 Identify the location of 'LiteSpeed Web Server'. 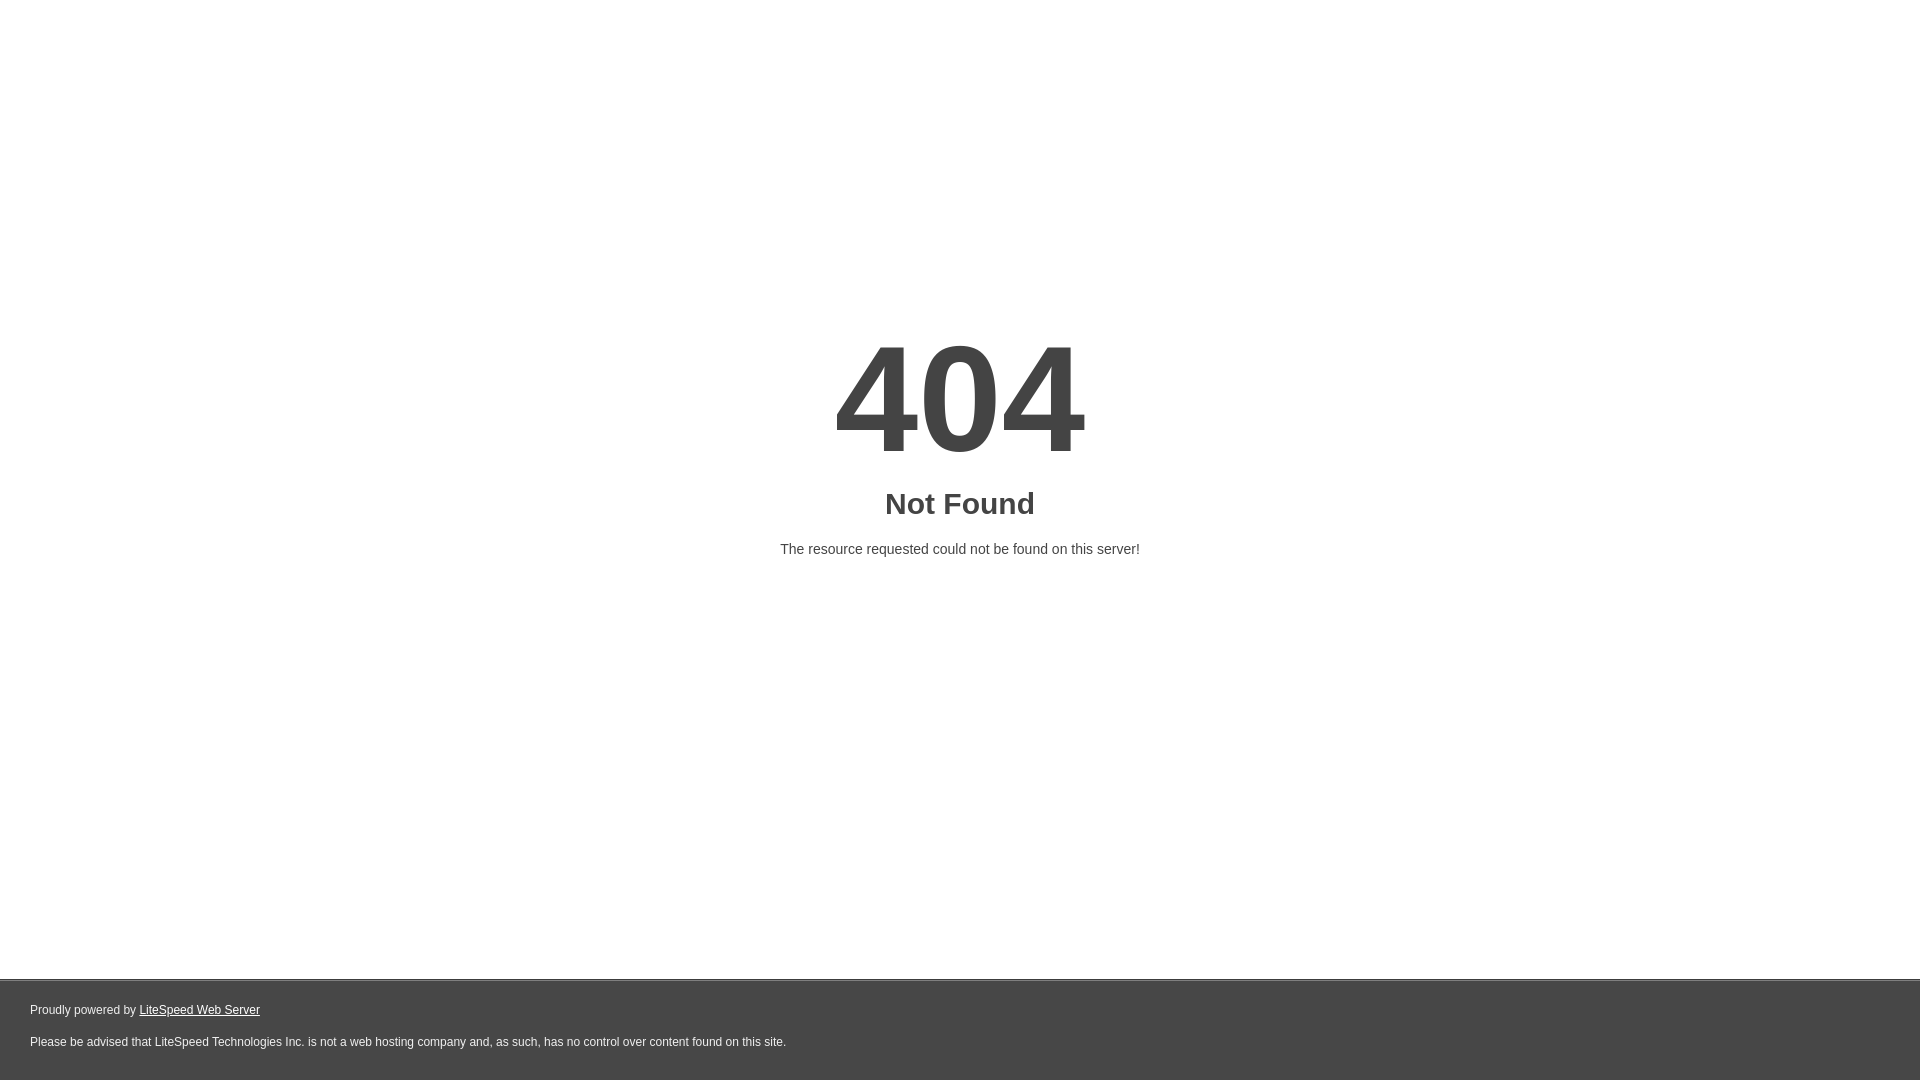
(199, 1010).